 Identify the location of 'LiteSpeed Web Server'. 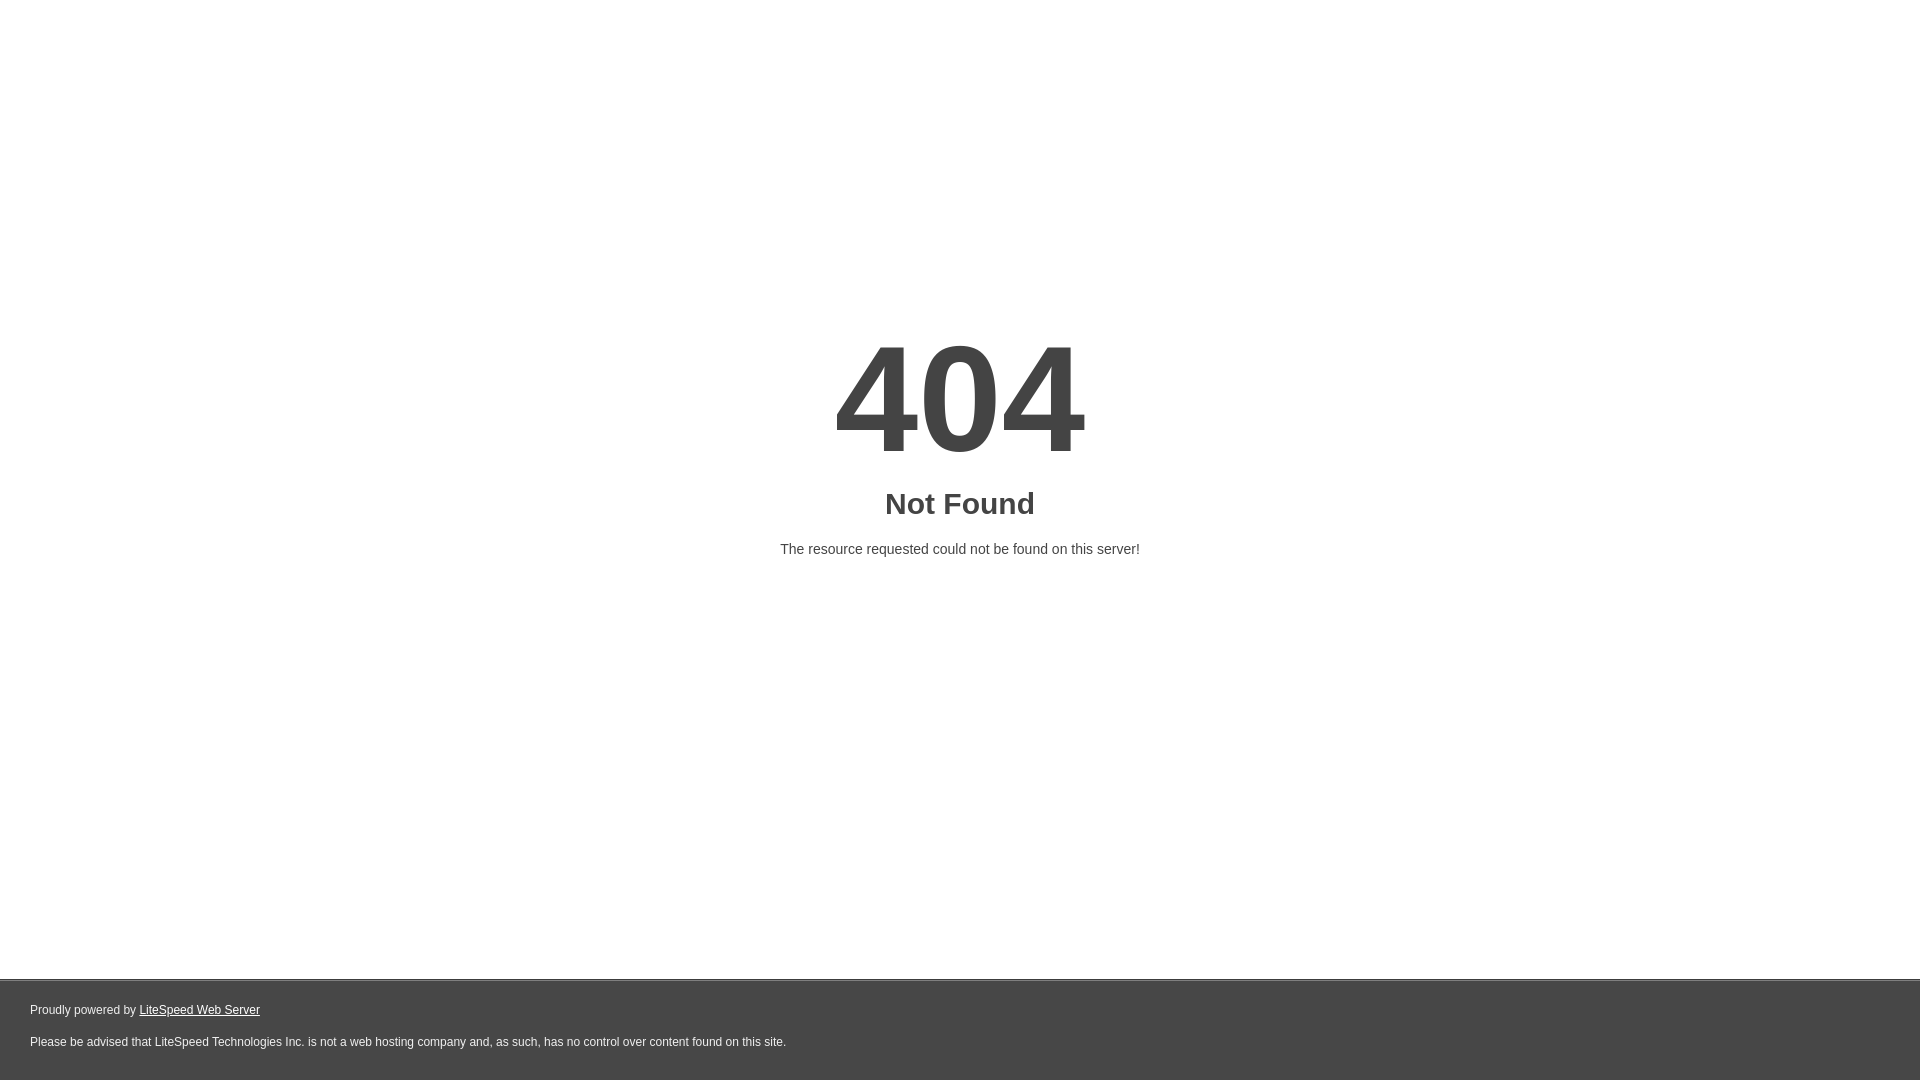
(199, 1010).